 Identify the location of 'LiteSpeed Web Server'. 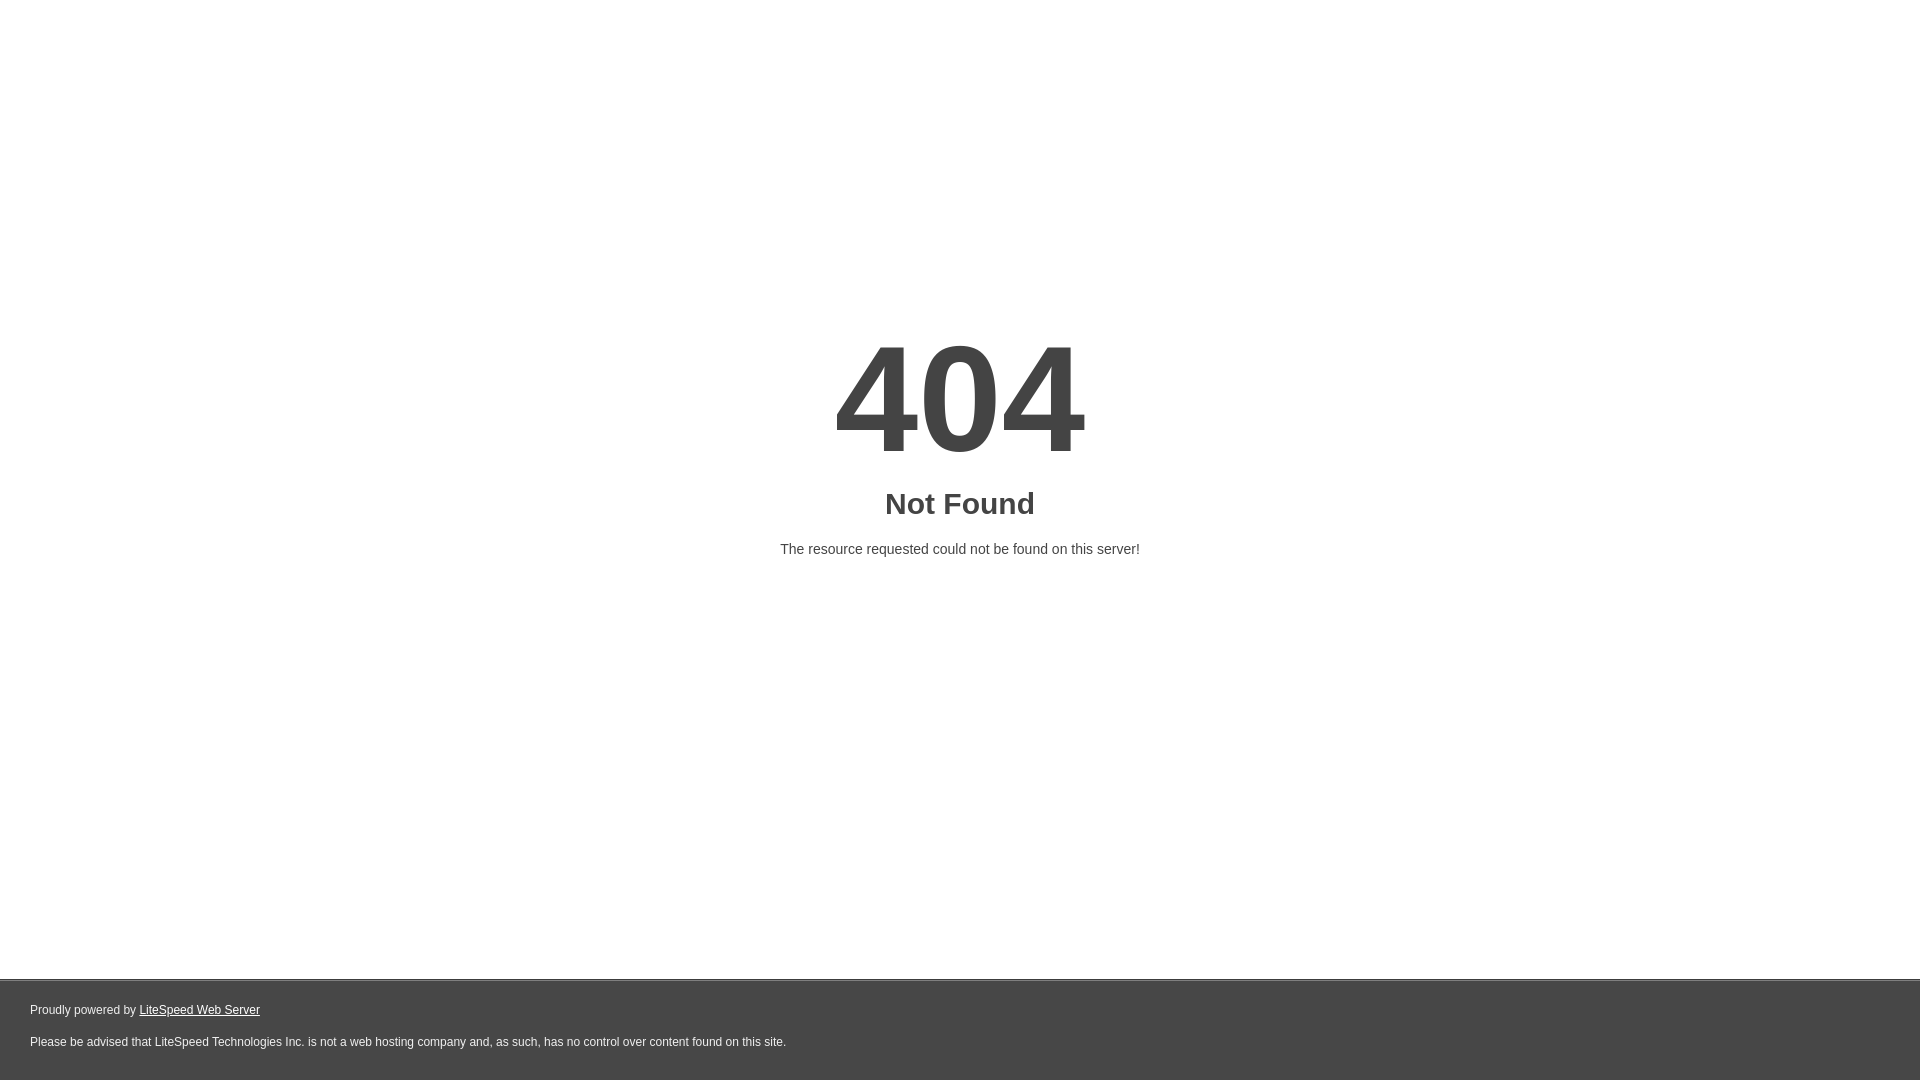
(199, 1010).